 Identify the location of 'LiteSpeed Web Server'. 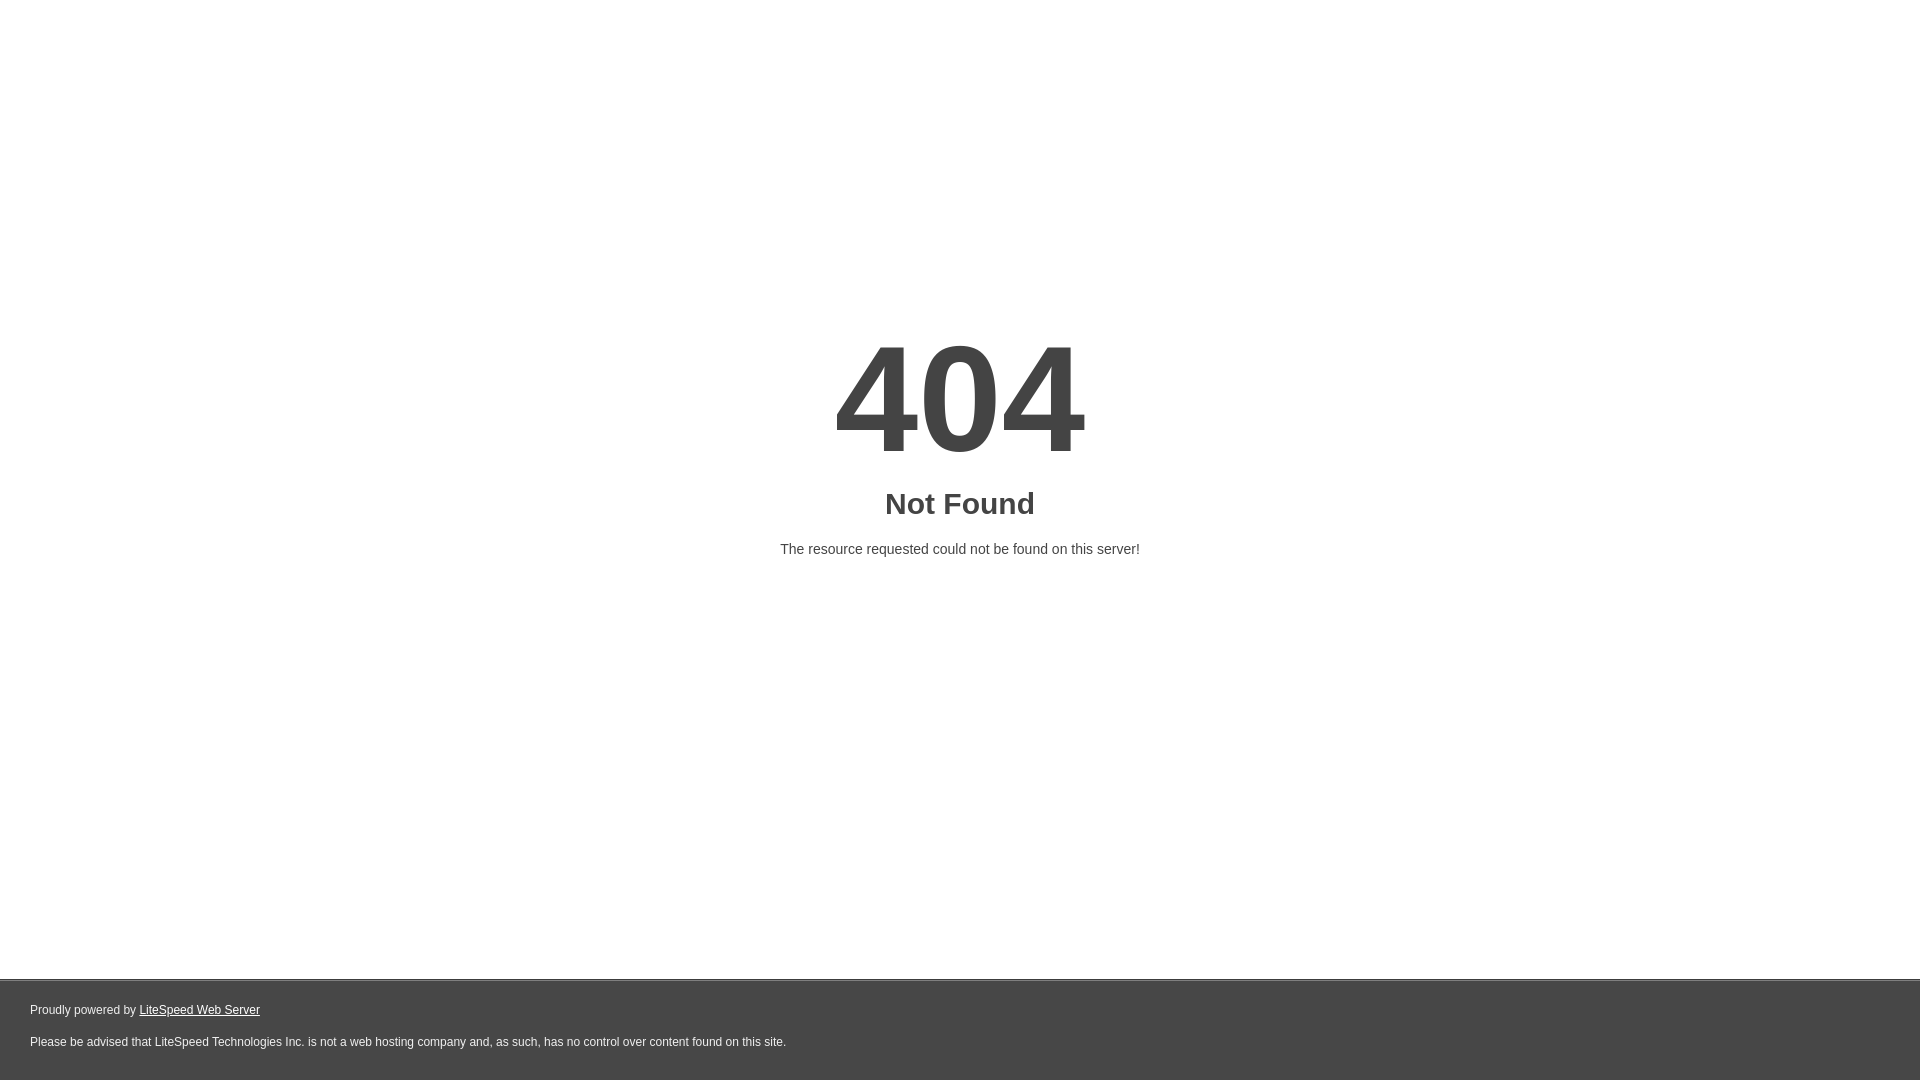
(199, 1010).